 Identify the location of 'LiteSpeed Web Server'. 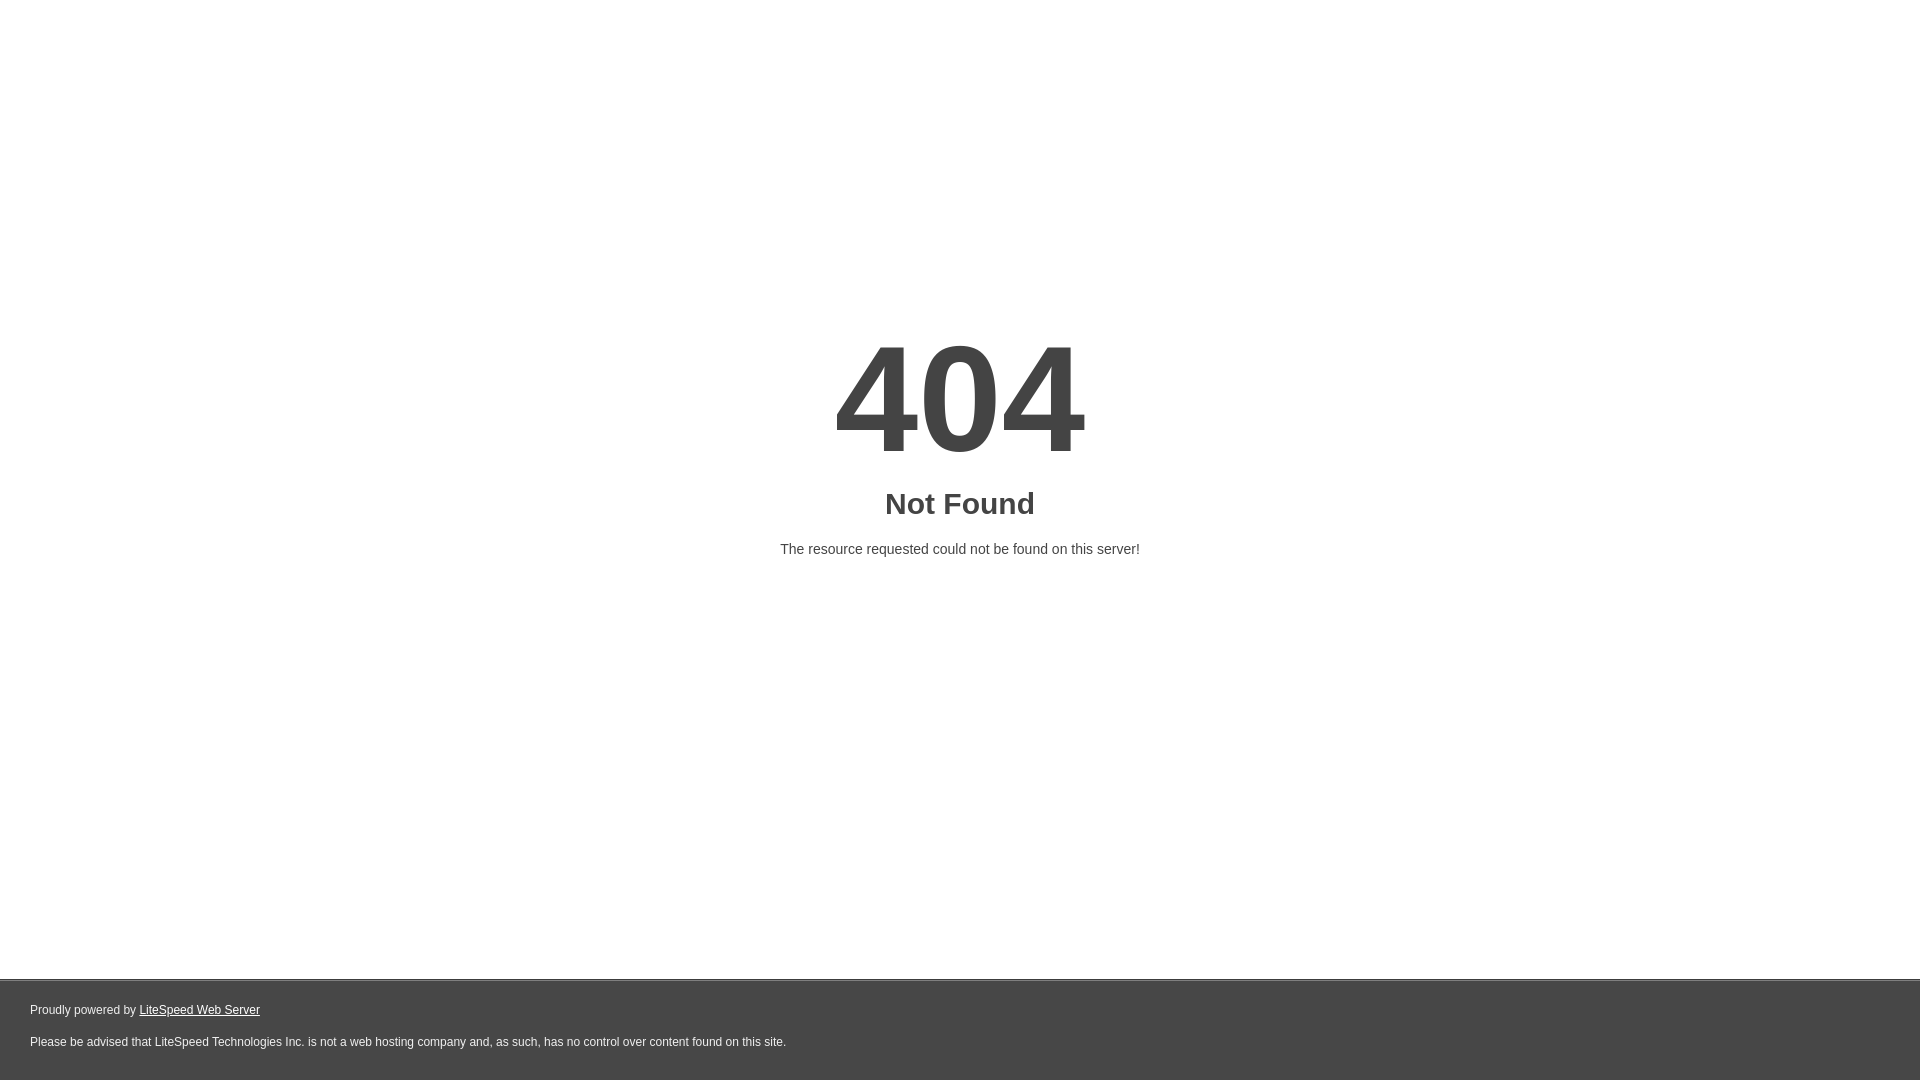
(199, 1010).